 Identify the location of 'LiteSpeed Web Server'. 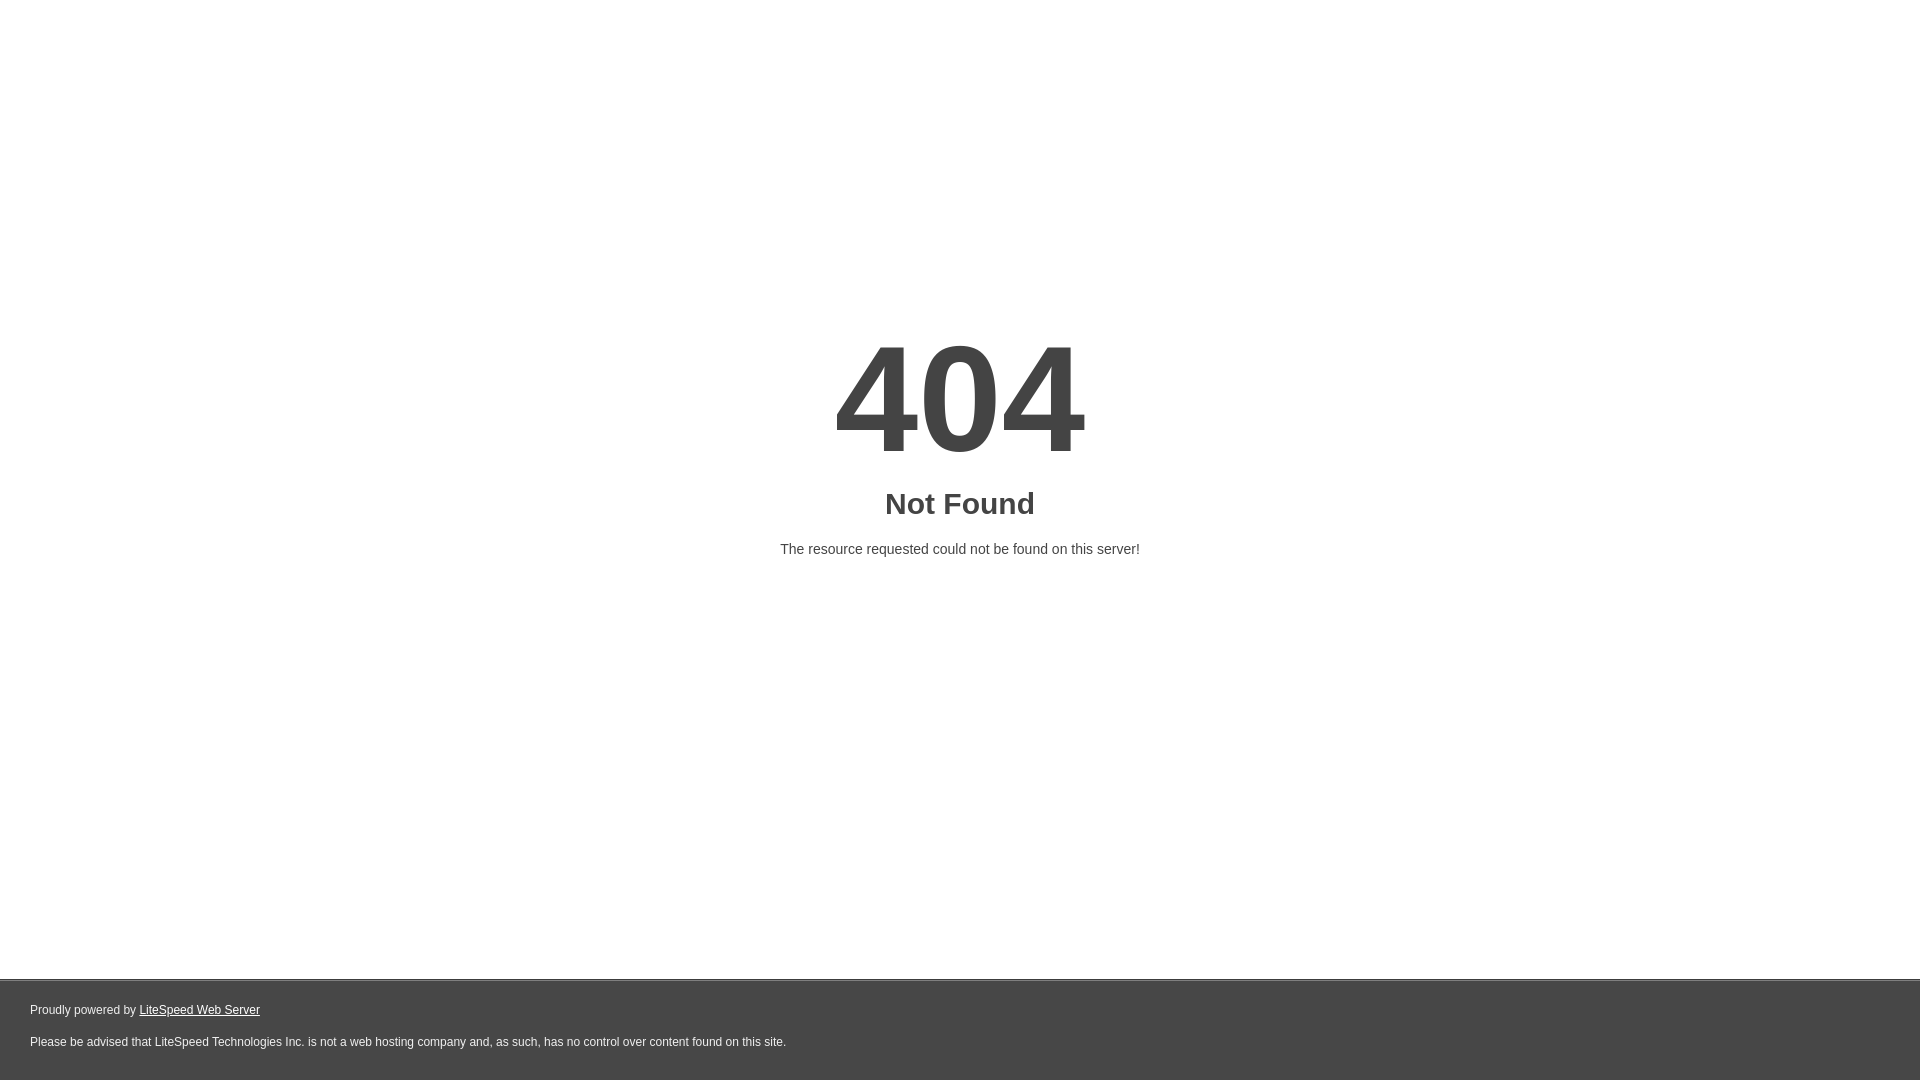
(199, 1010).